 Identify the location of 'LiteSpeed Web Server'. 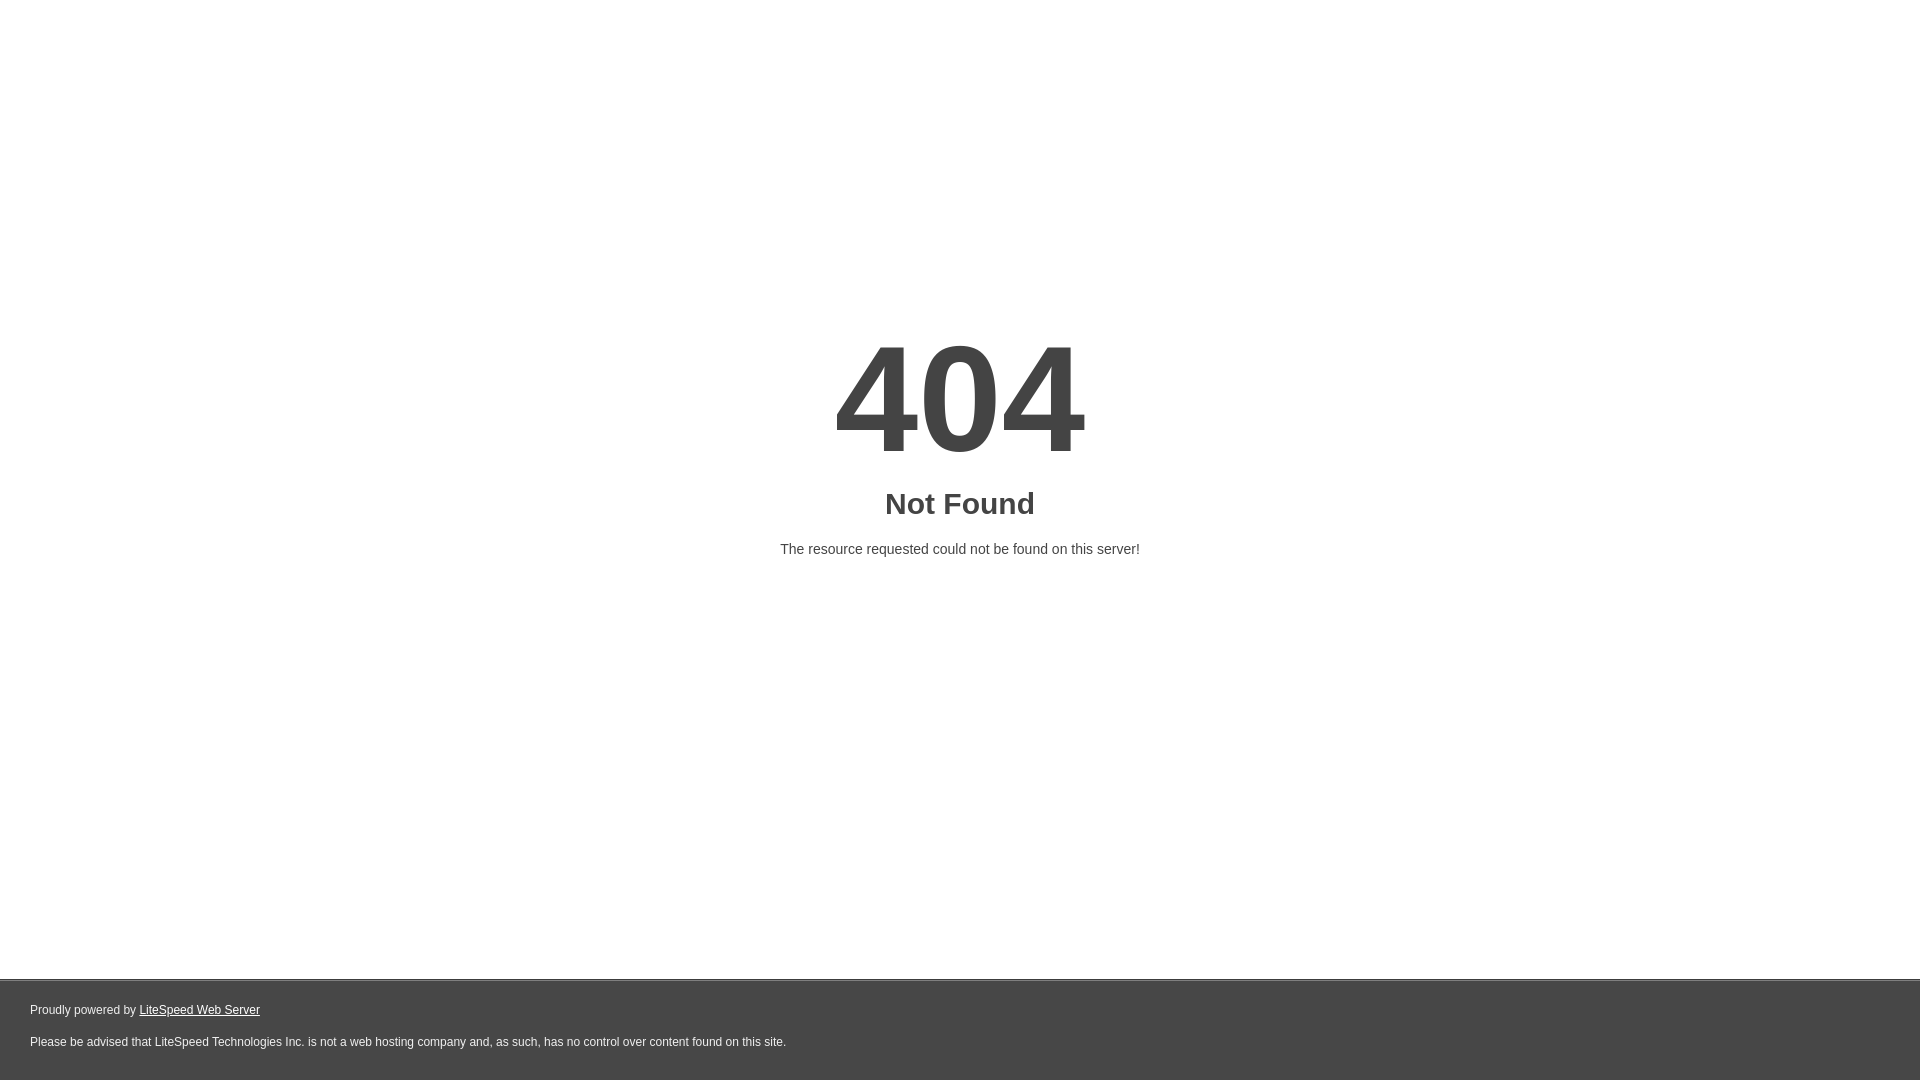
(199, 1010).